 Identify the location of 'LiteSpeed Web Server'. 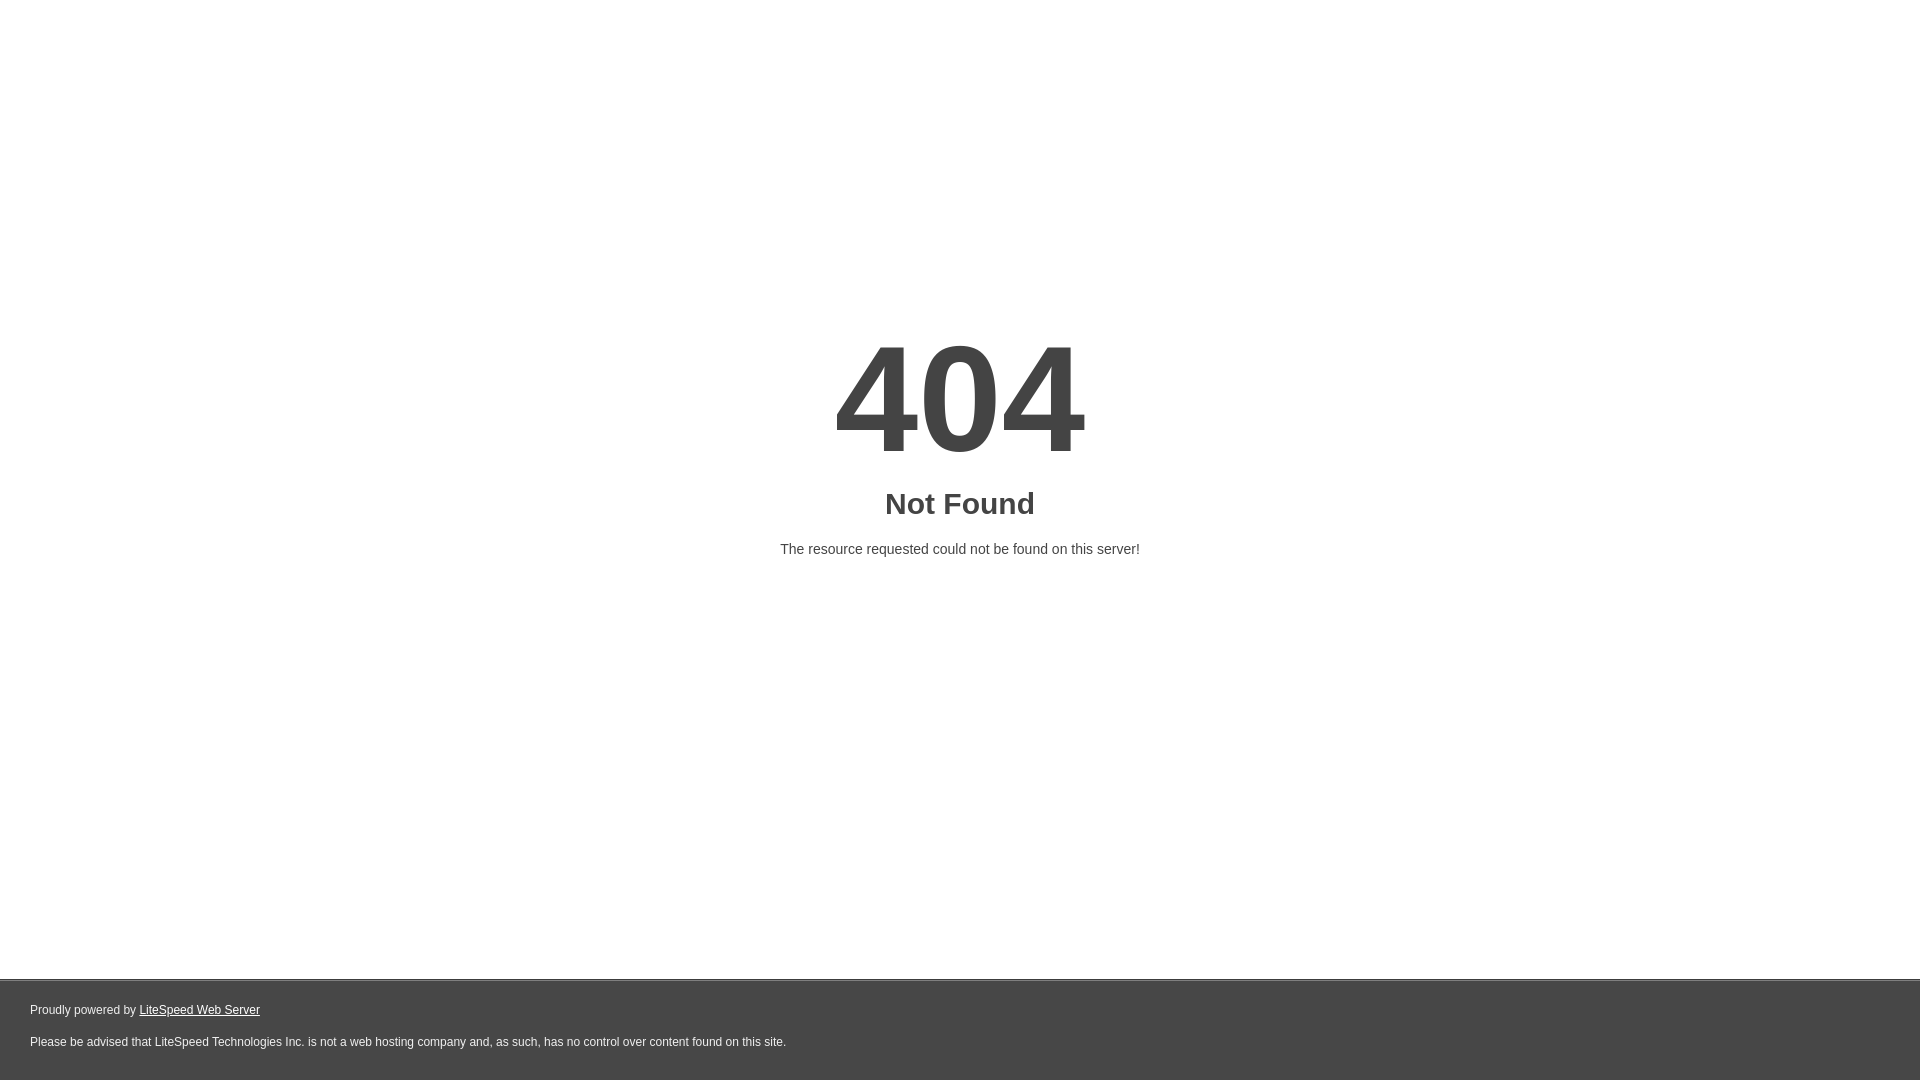
(199, 1010).